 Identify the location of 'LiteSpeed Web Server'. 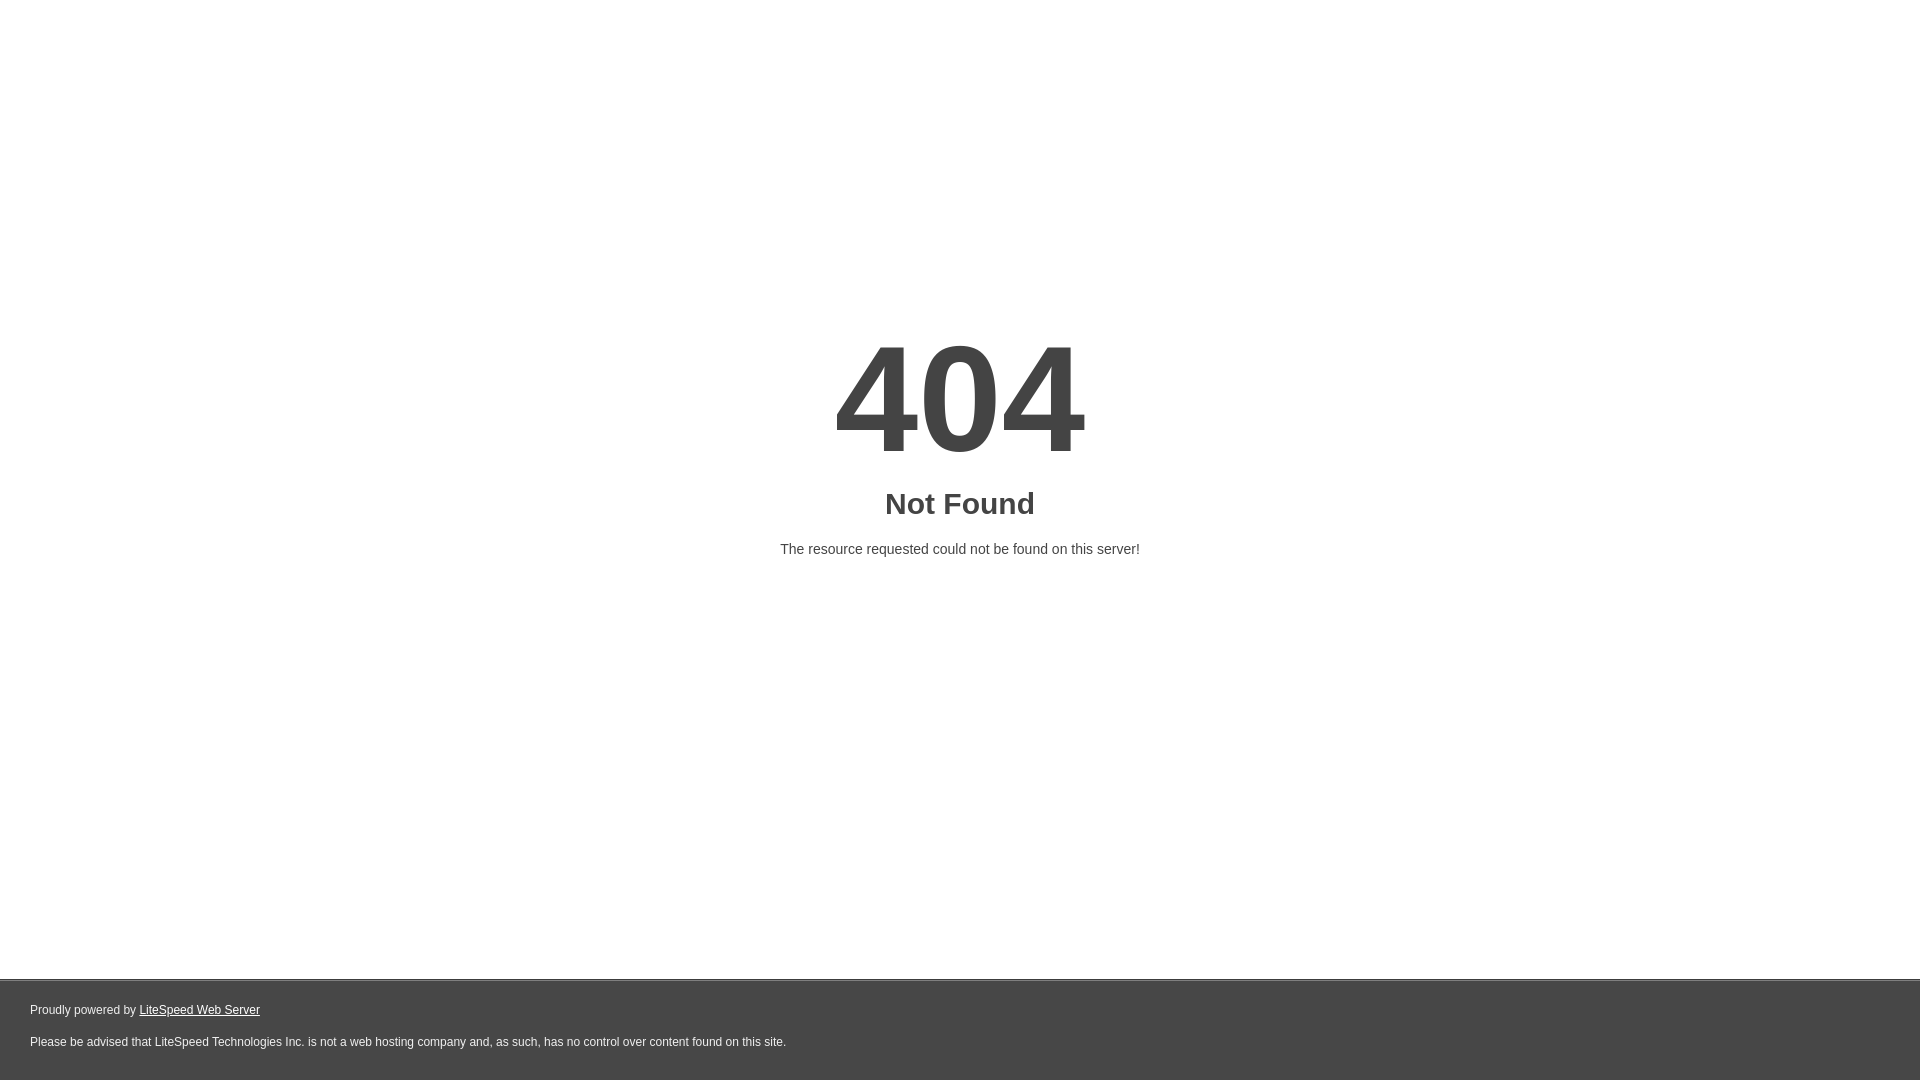
(199, 1010).